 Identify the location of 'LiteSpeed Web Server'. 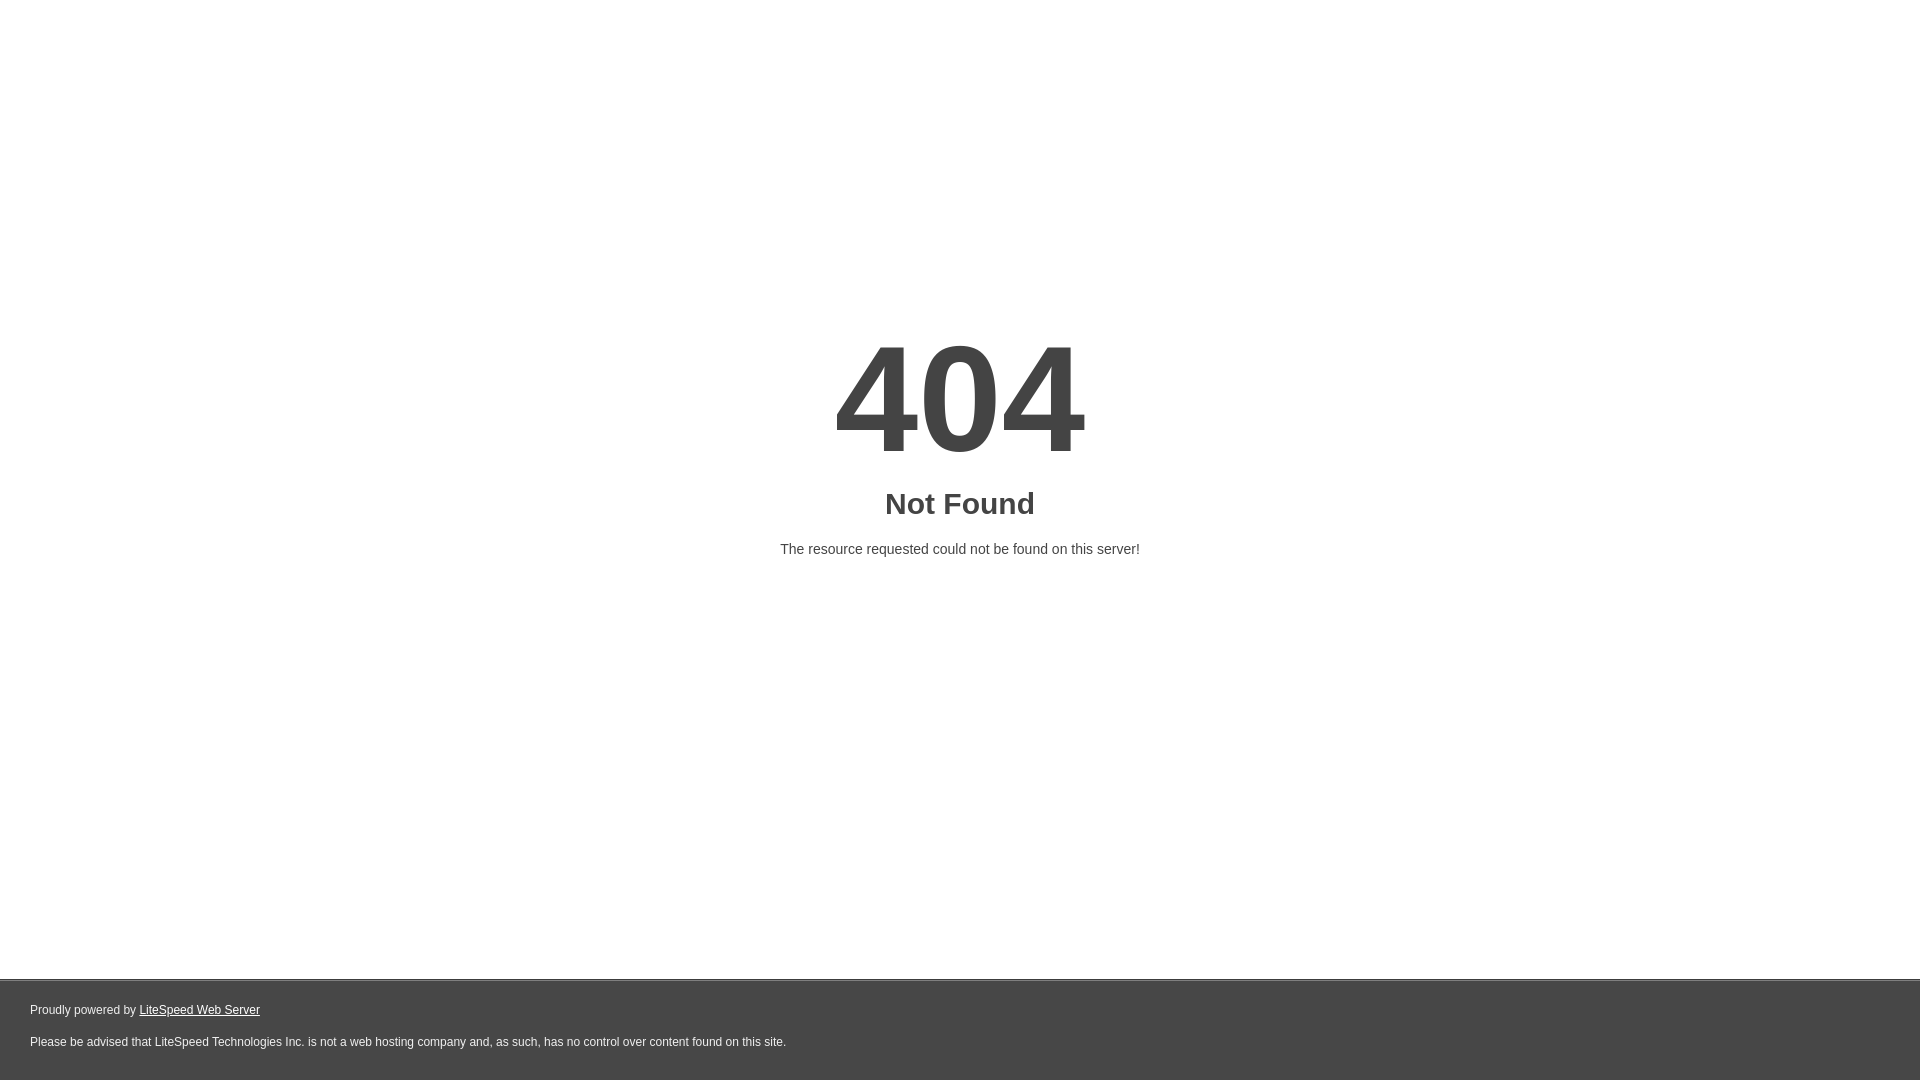
(199, 1010).